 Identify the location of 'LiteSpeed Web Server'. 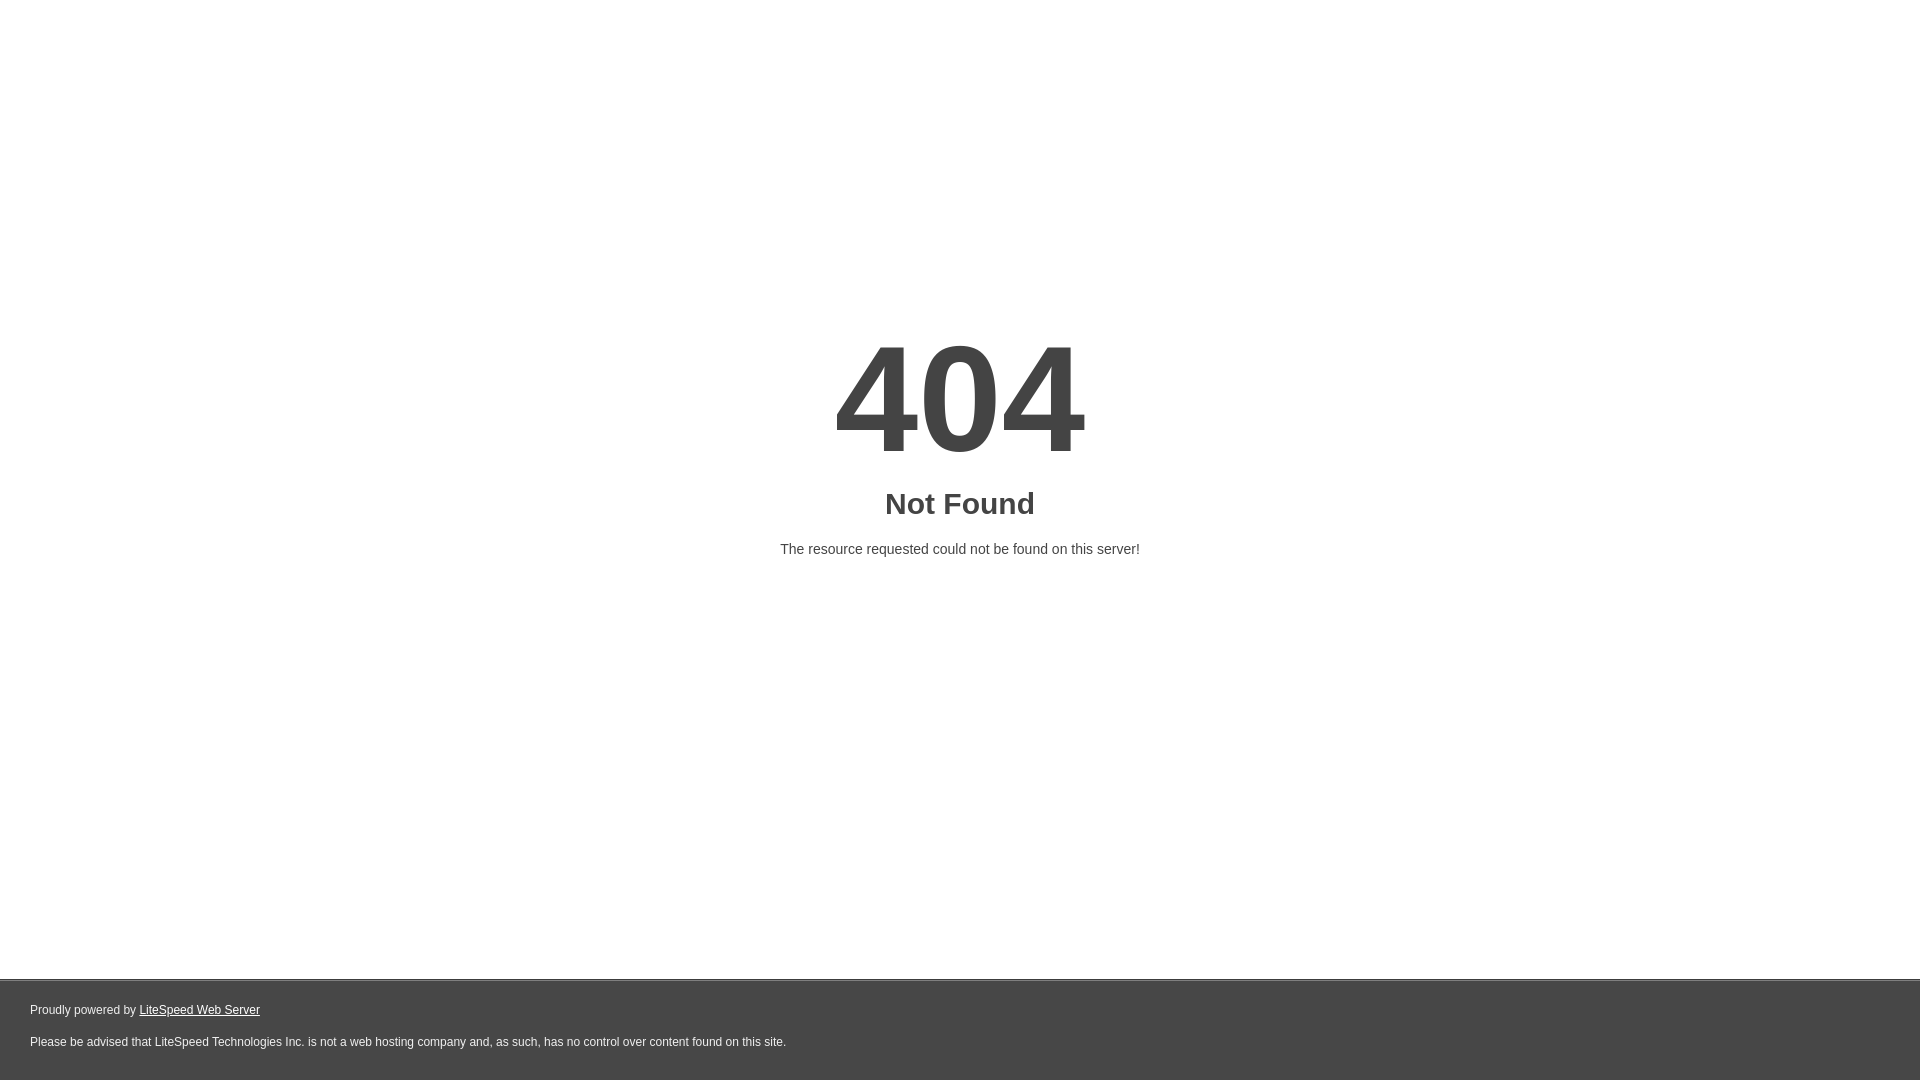
(199, 1010).